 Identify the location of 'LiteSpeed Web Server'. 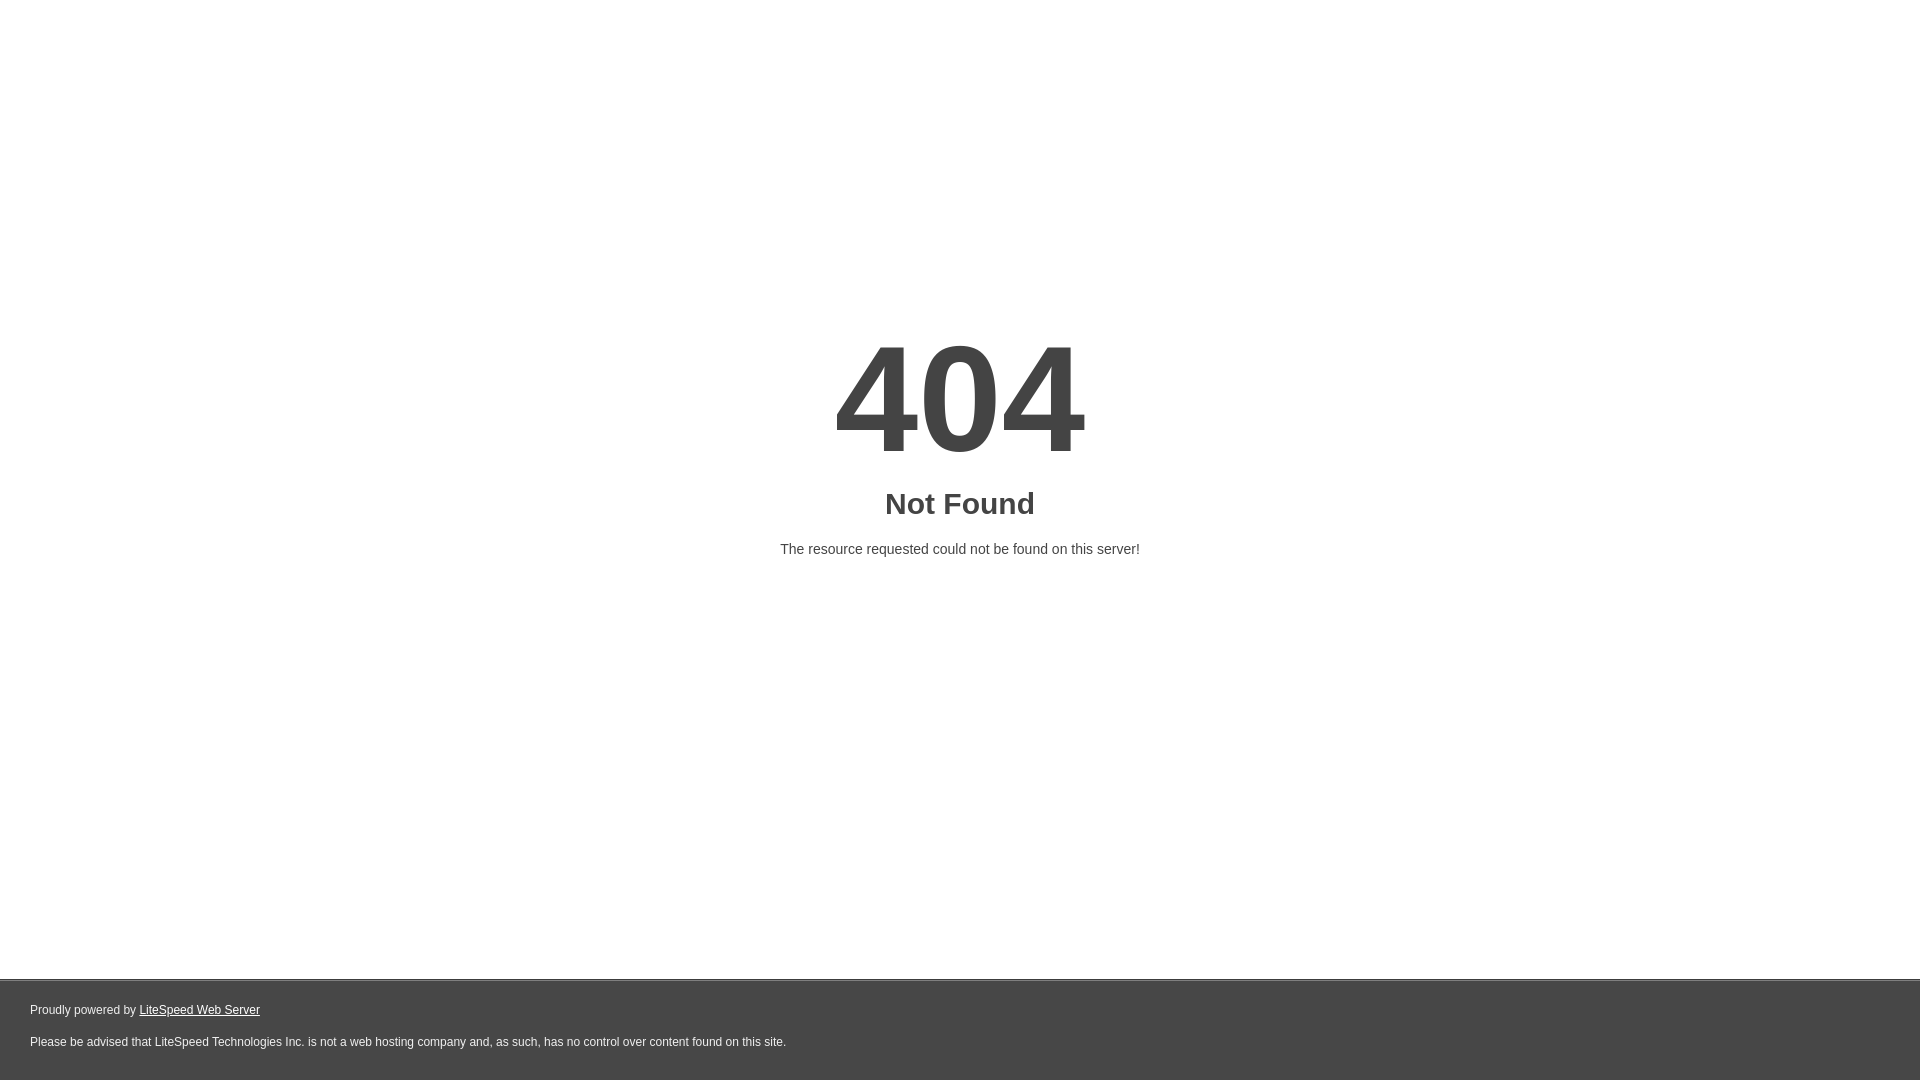
(199, 1010).